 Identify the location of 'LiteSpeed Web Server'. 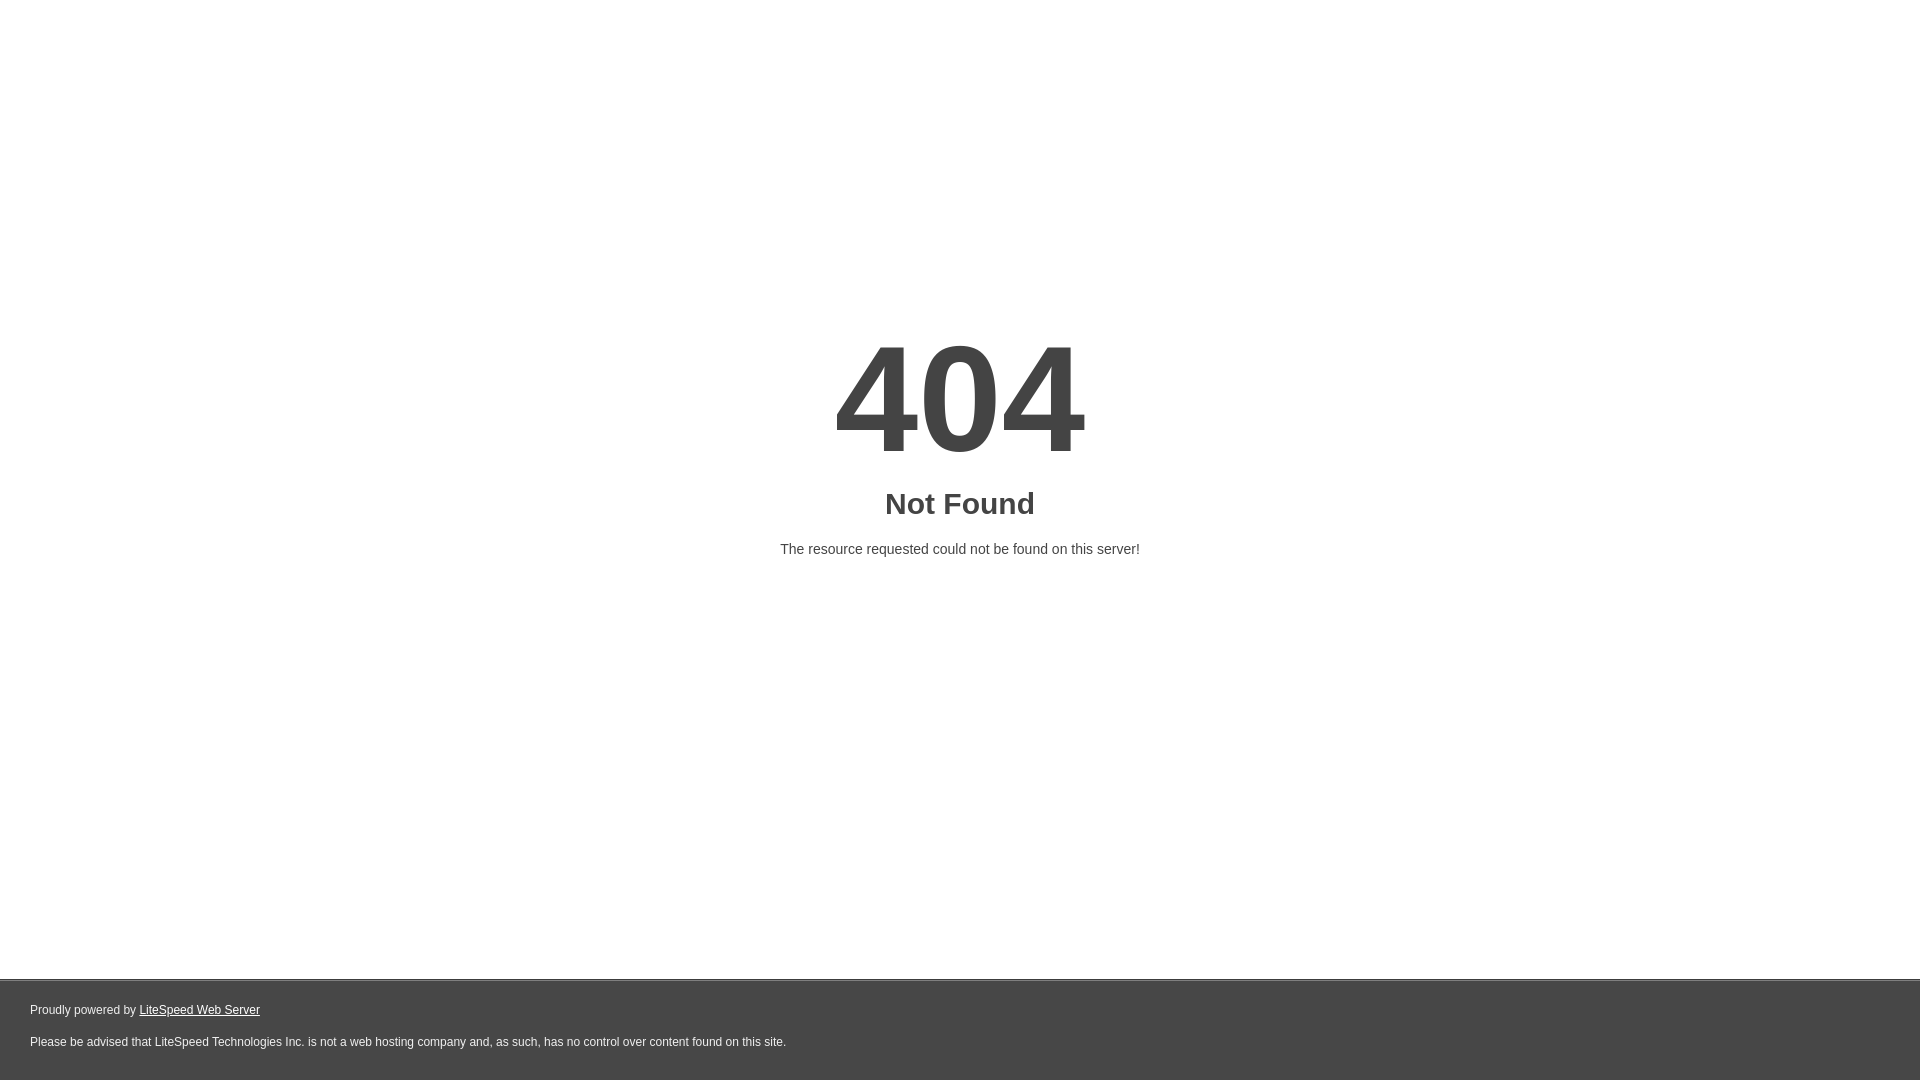
(199, 1010).